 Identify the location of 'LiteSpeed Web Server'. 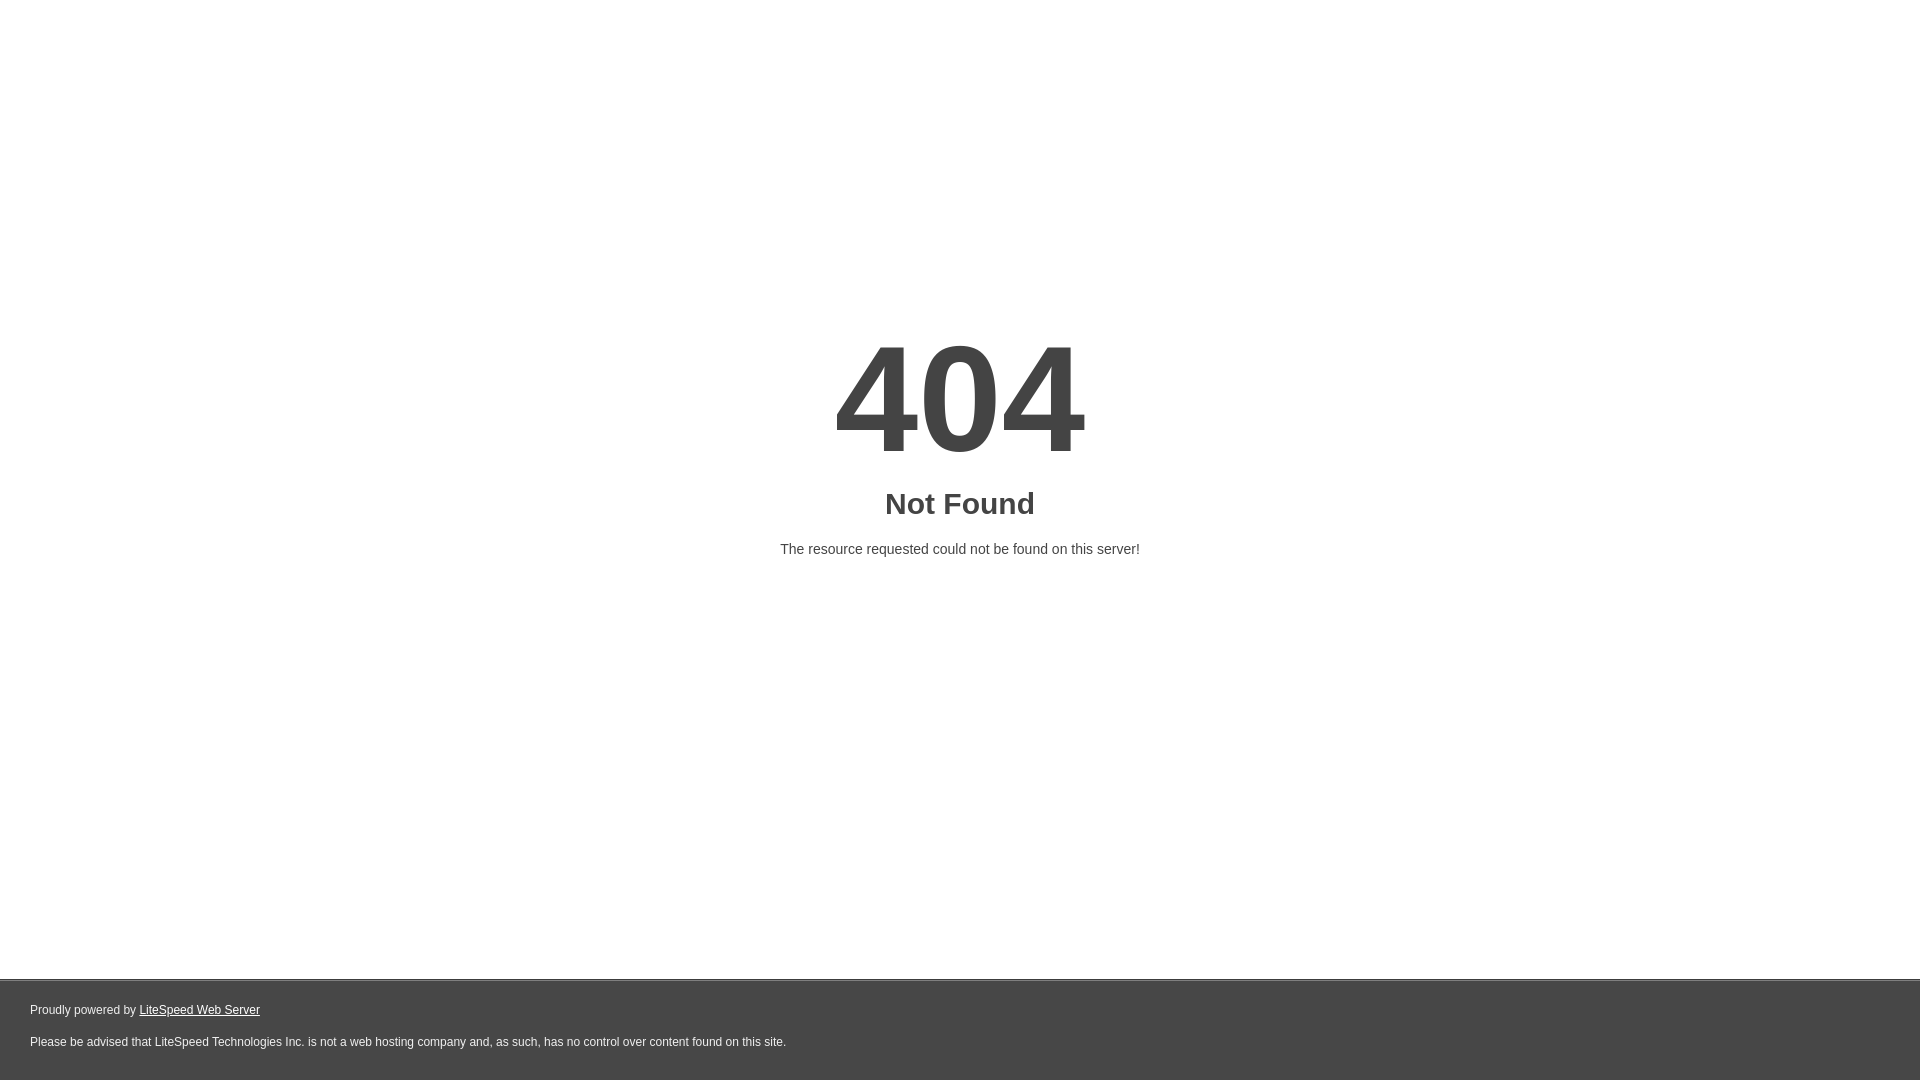
(199, 1010).